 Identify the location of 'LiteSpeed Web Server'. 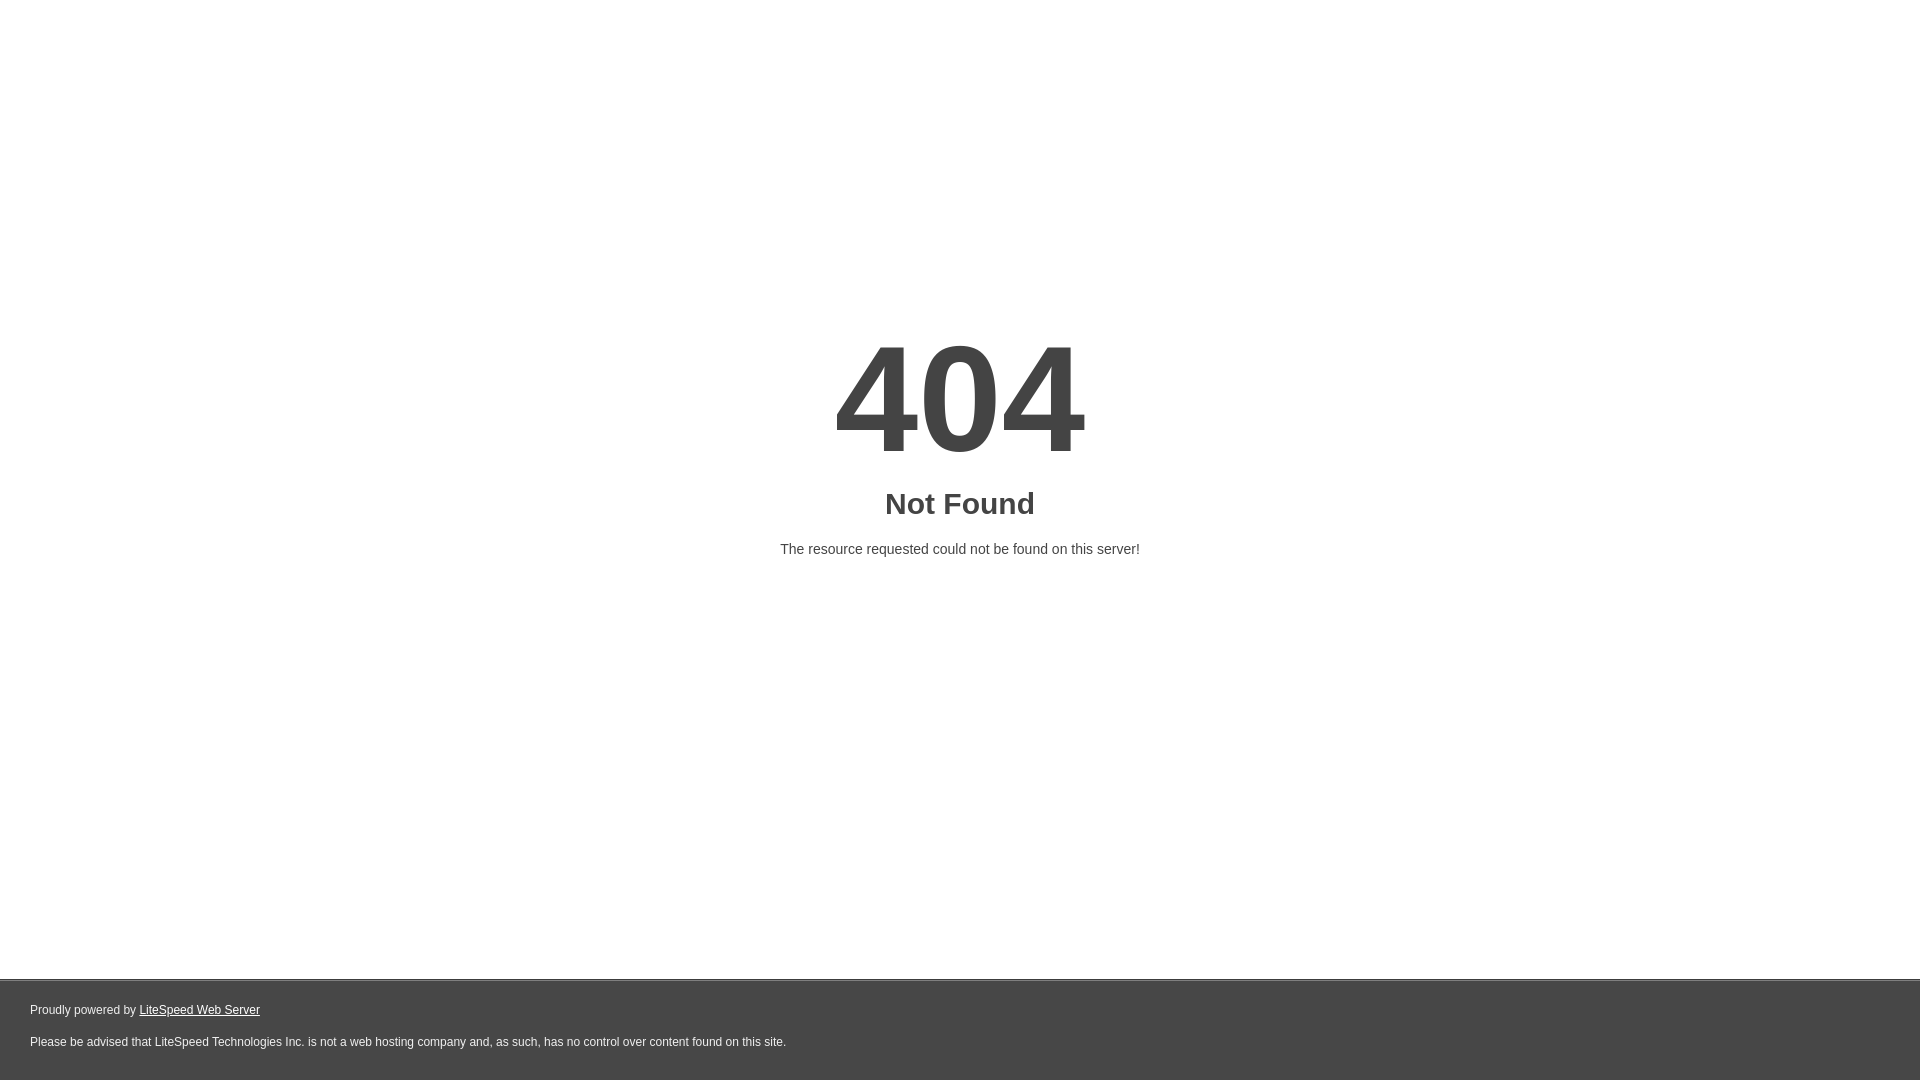
(199, 1010).